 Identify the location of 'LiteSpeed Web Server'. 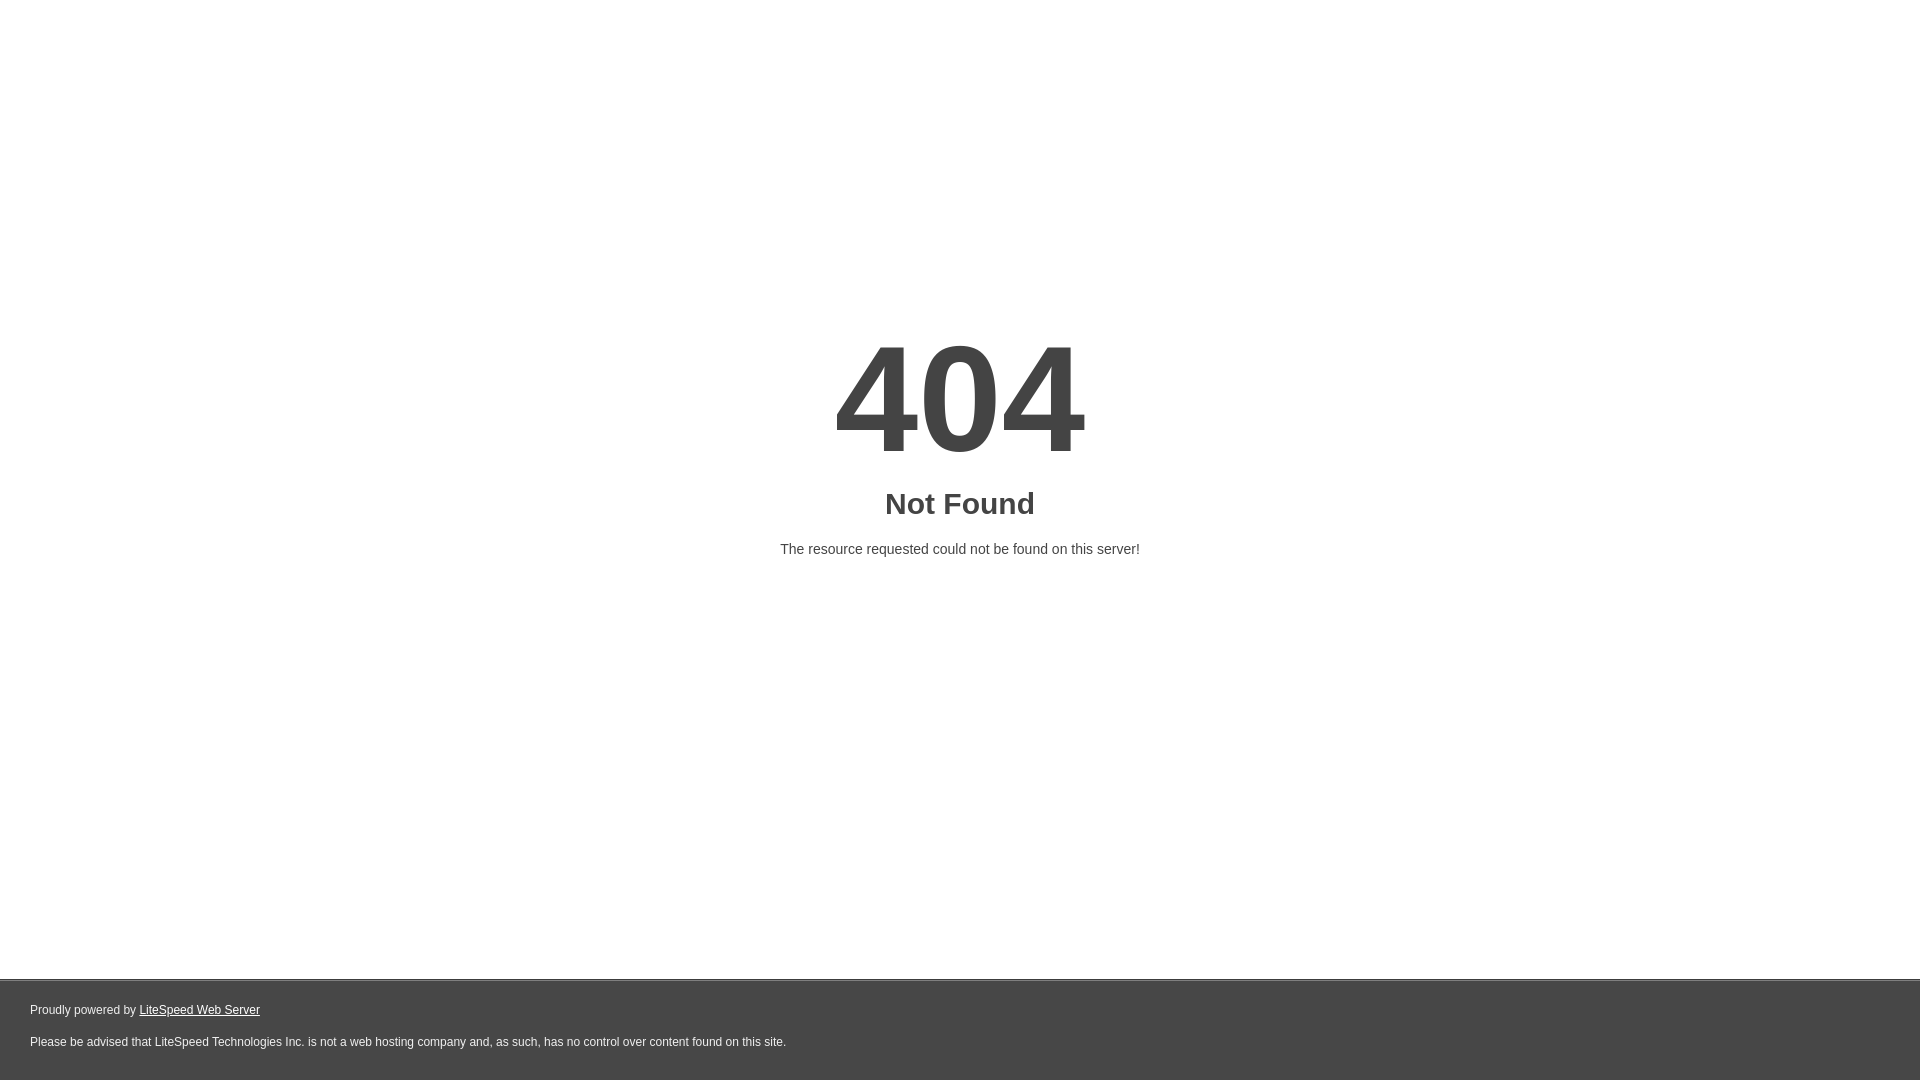
(199, 1010).